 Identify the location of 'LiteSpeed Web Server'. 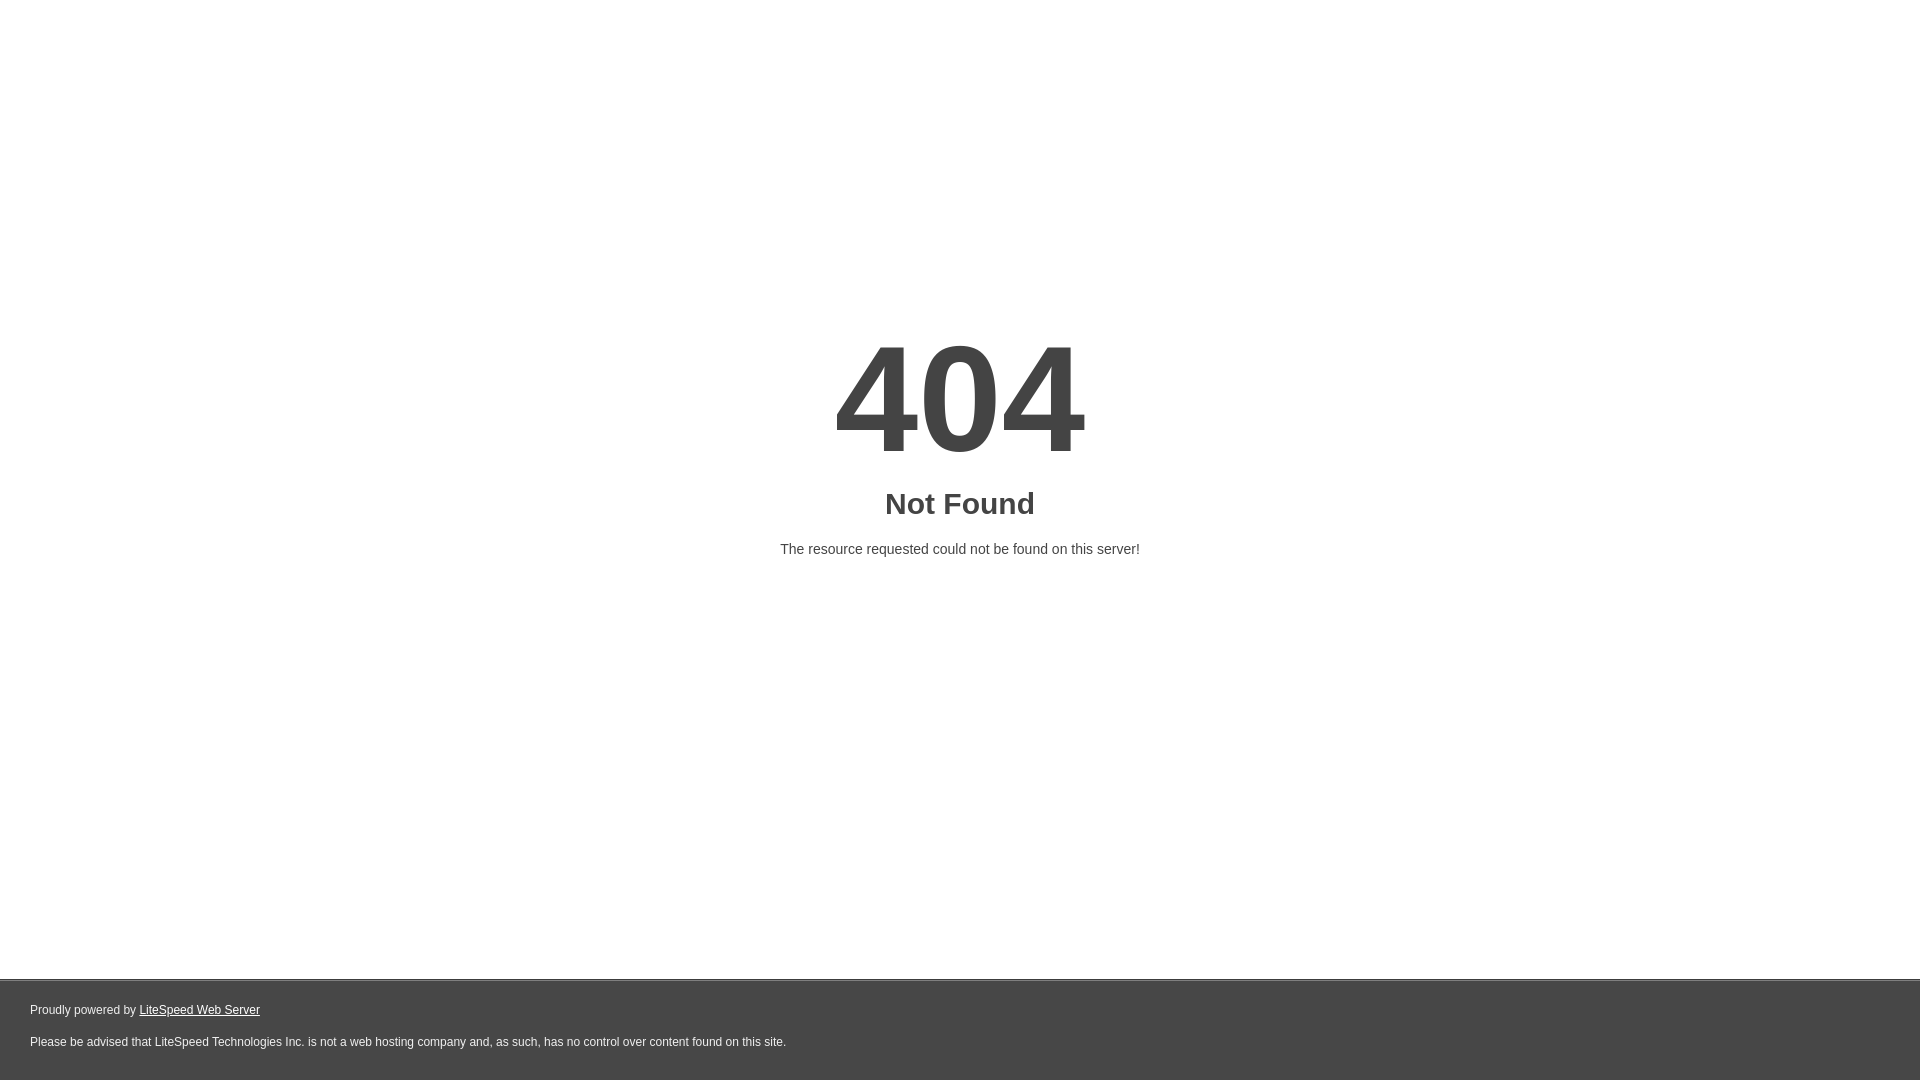
(199, 1010).